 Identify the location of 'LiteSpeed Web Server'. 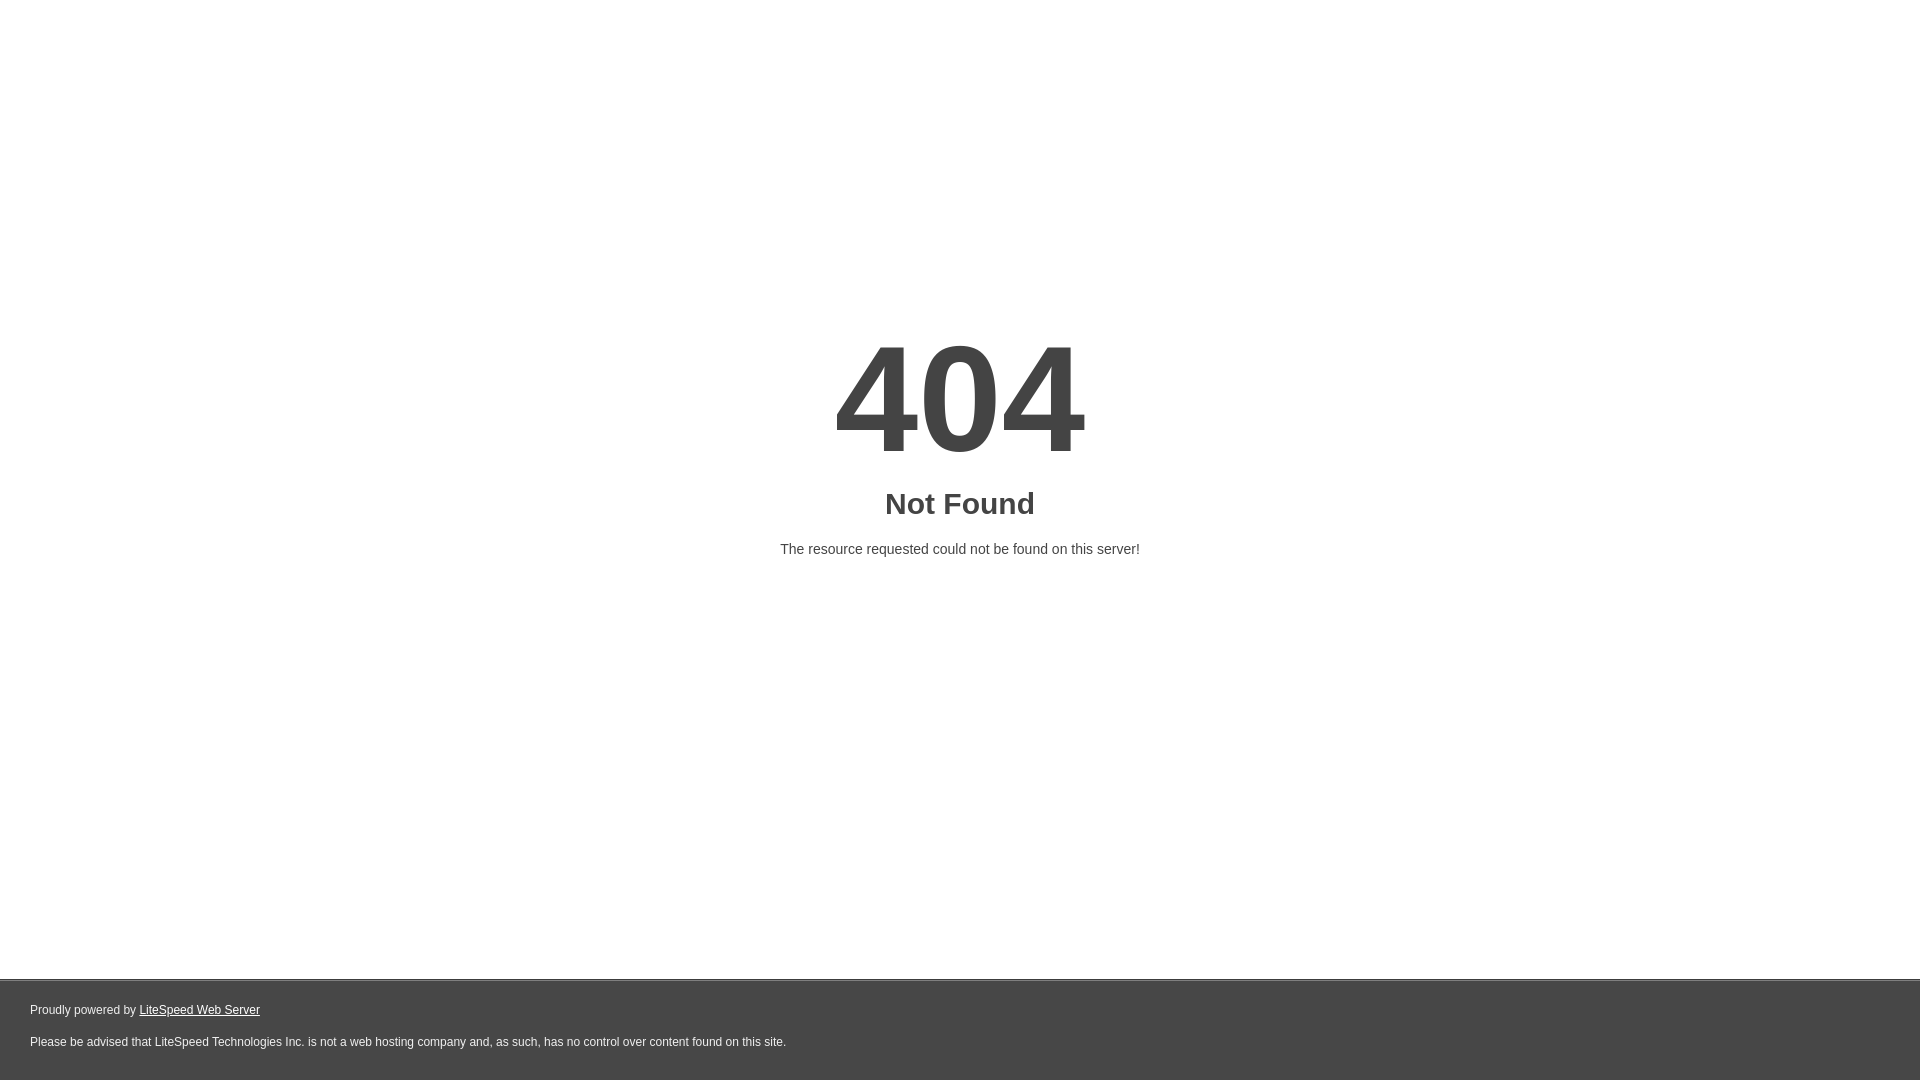
(199, 1010).